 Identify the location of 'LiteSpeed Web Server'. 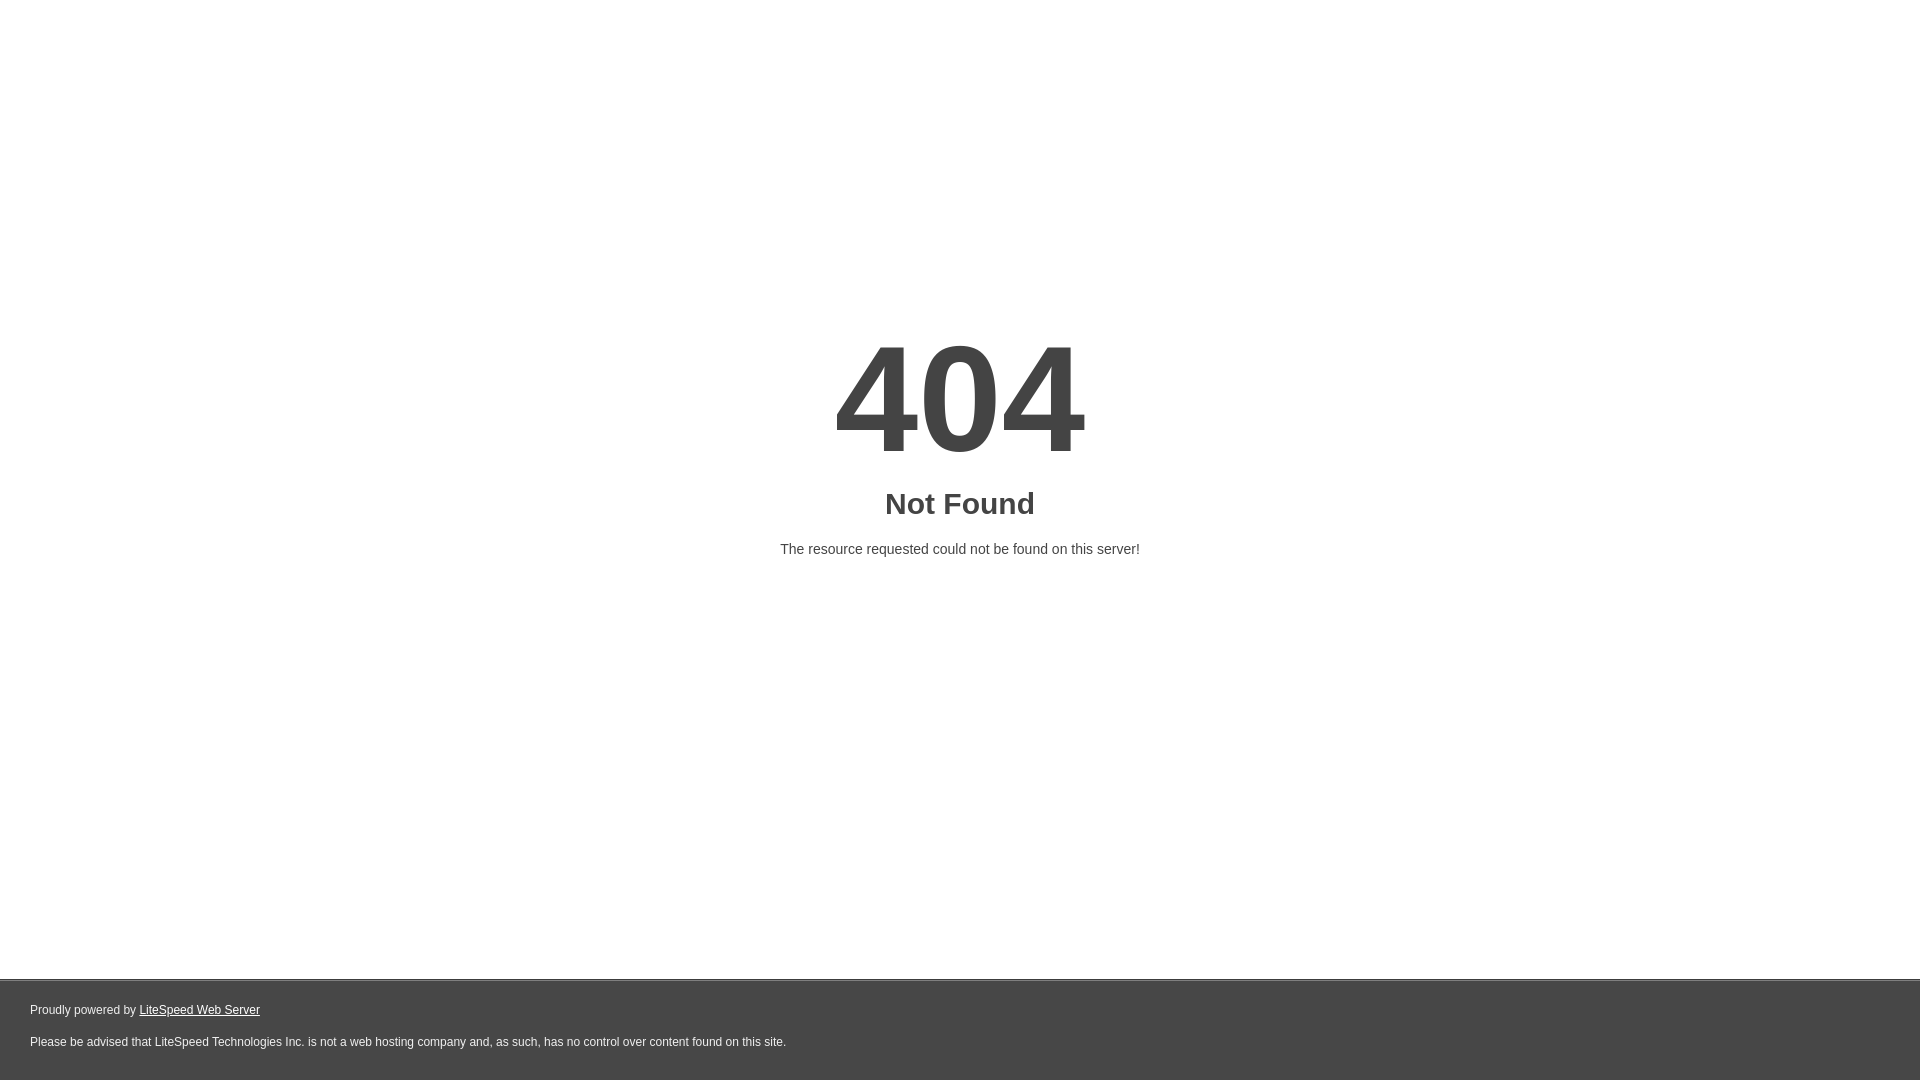
(199, 1010).